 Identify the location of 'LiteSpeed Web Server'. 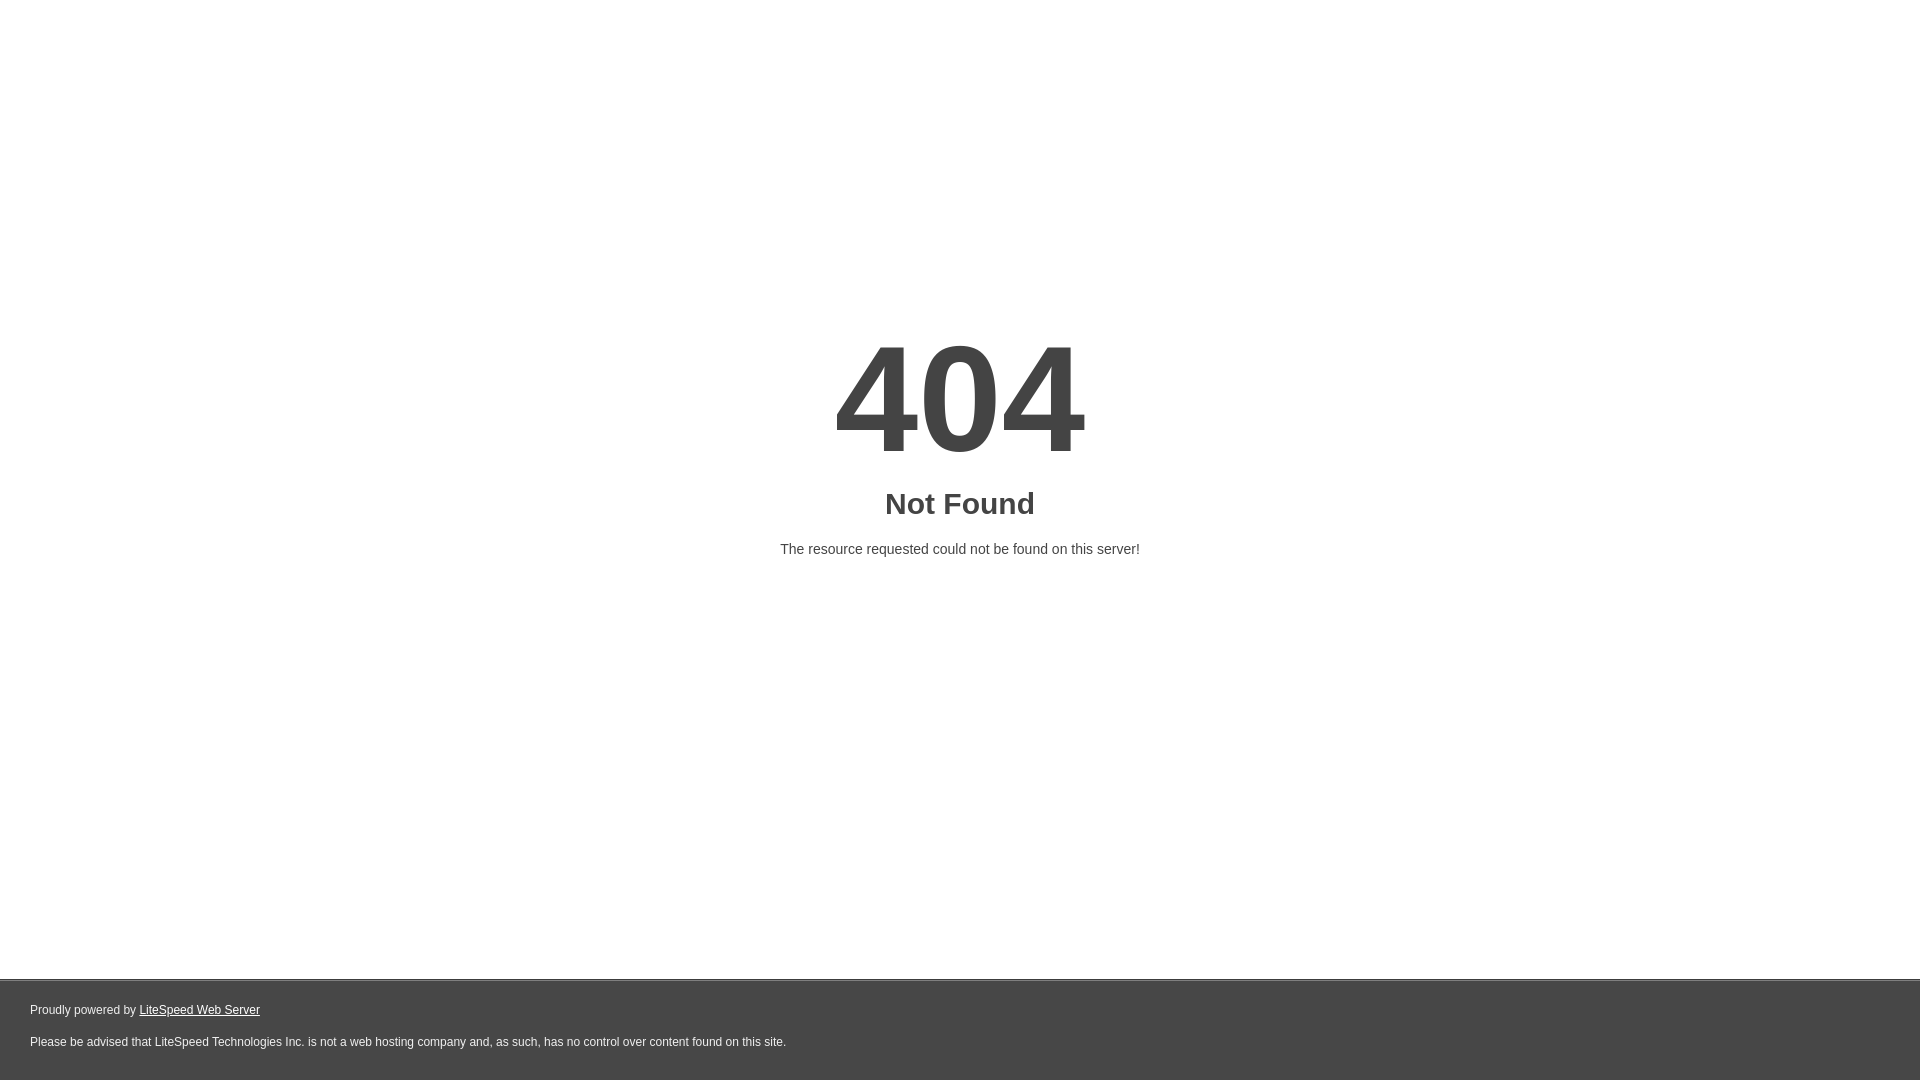
(199, 1010).